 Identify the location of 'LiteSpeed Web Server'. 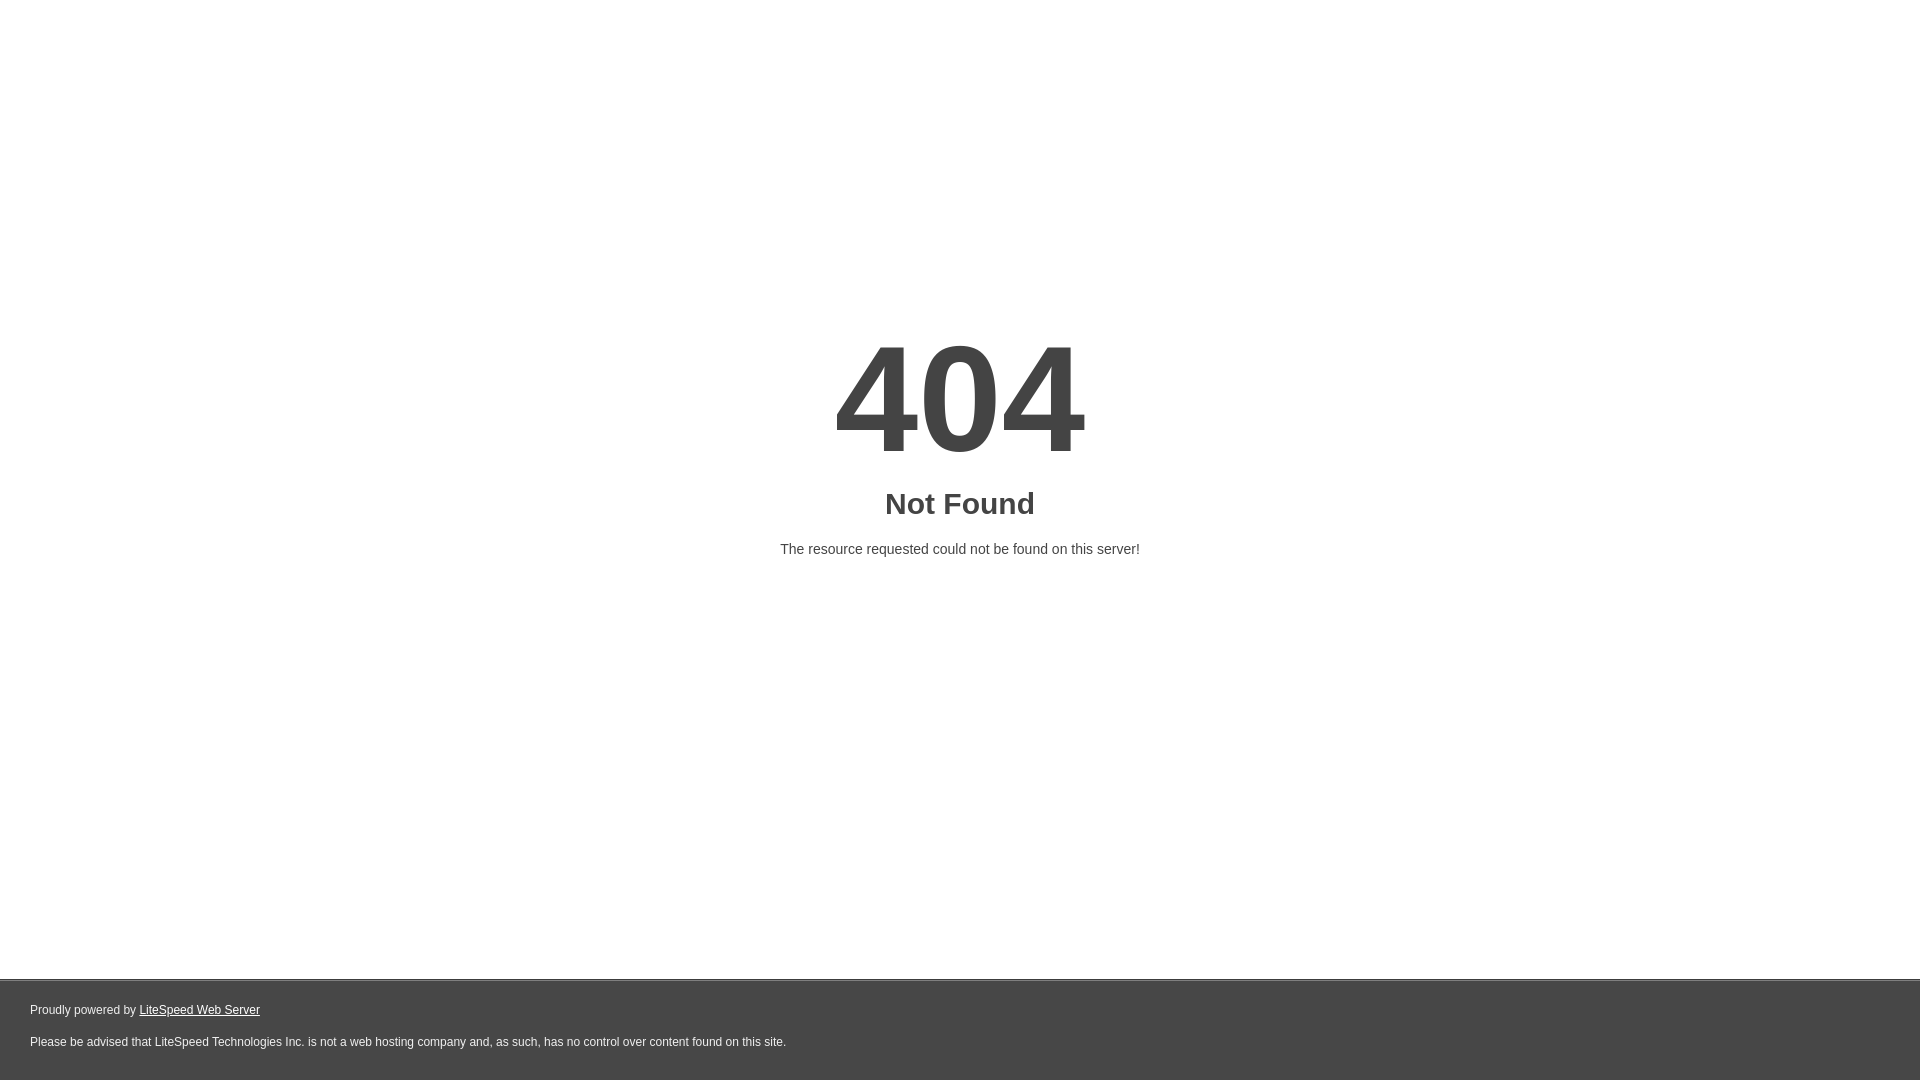
(199, 1010).